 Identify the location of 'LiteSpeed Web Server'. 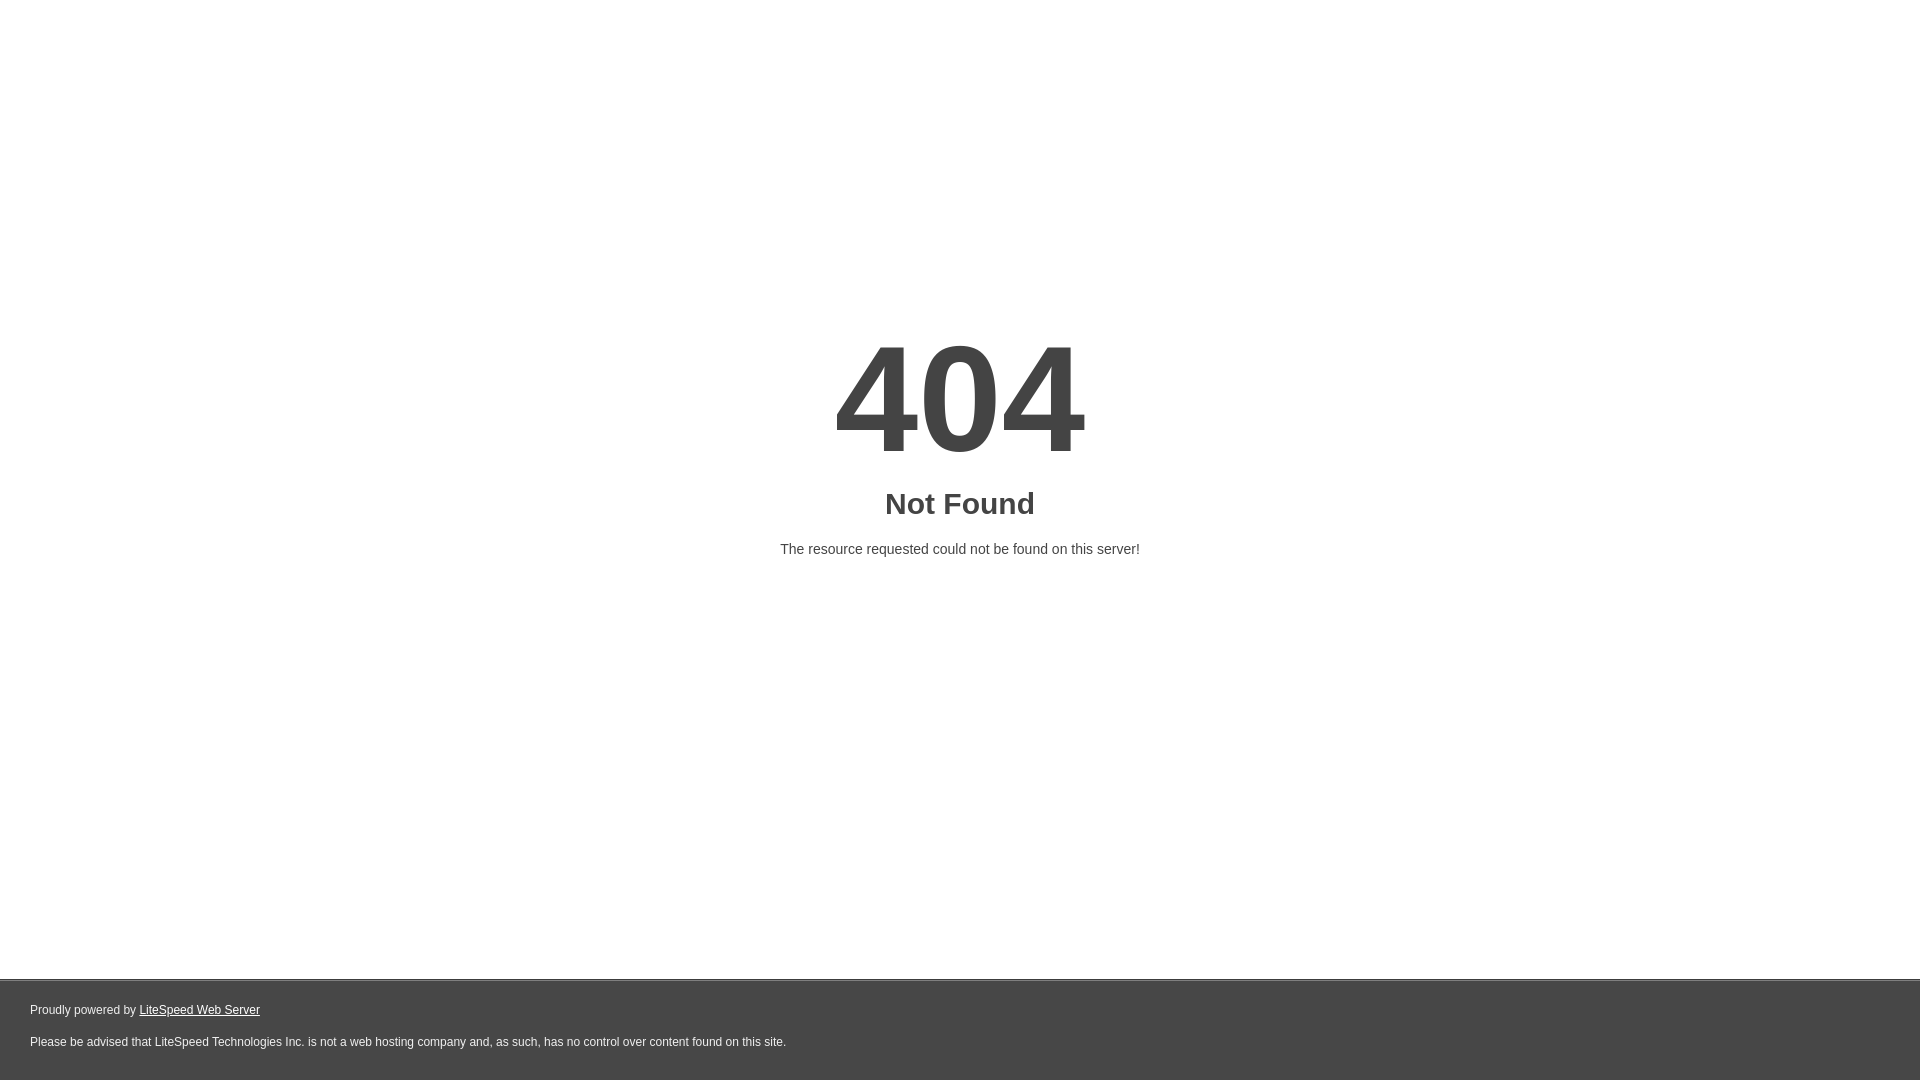
(199, 1010).